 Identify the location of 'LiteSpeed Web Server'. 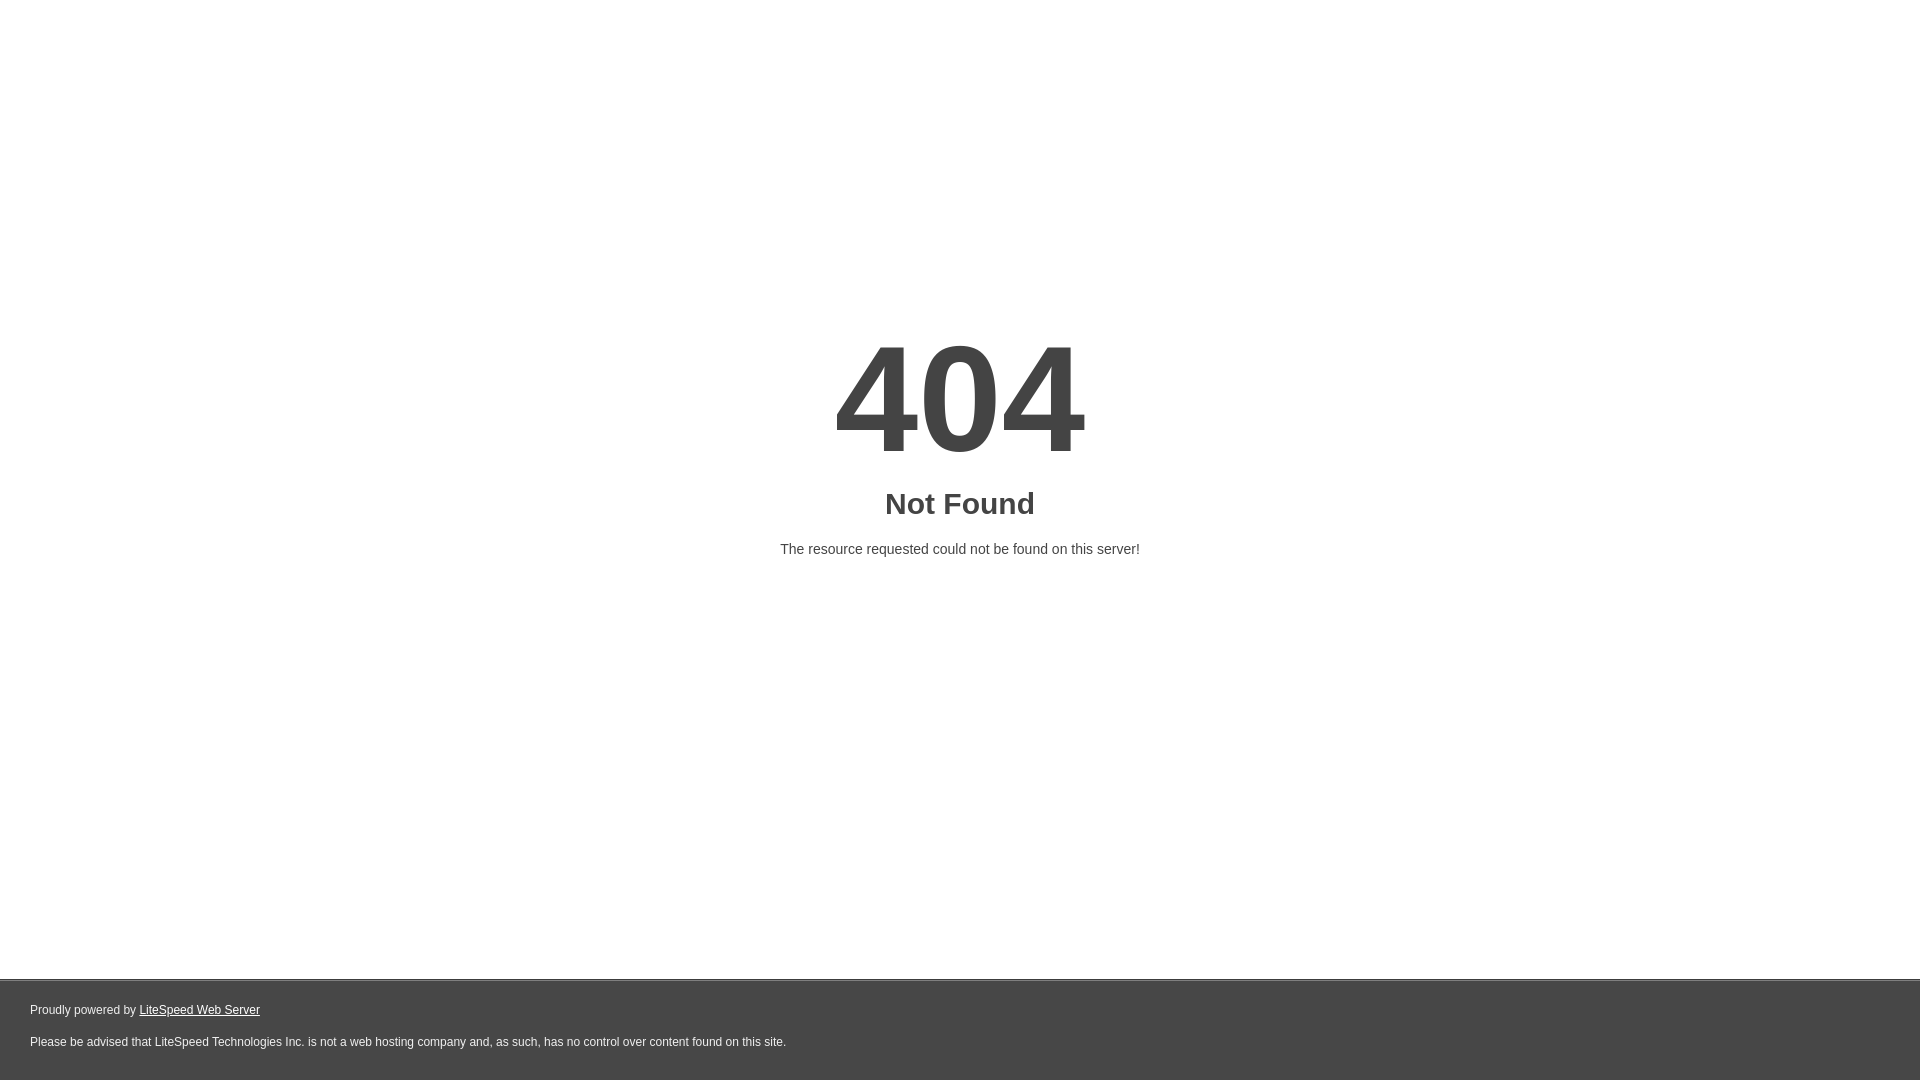
(199, 1010).